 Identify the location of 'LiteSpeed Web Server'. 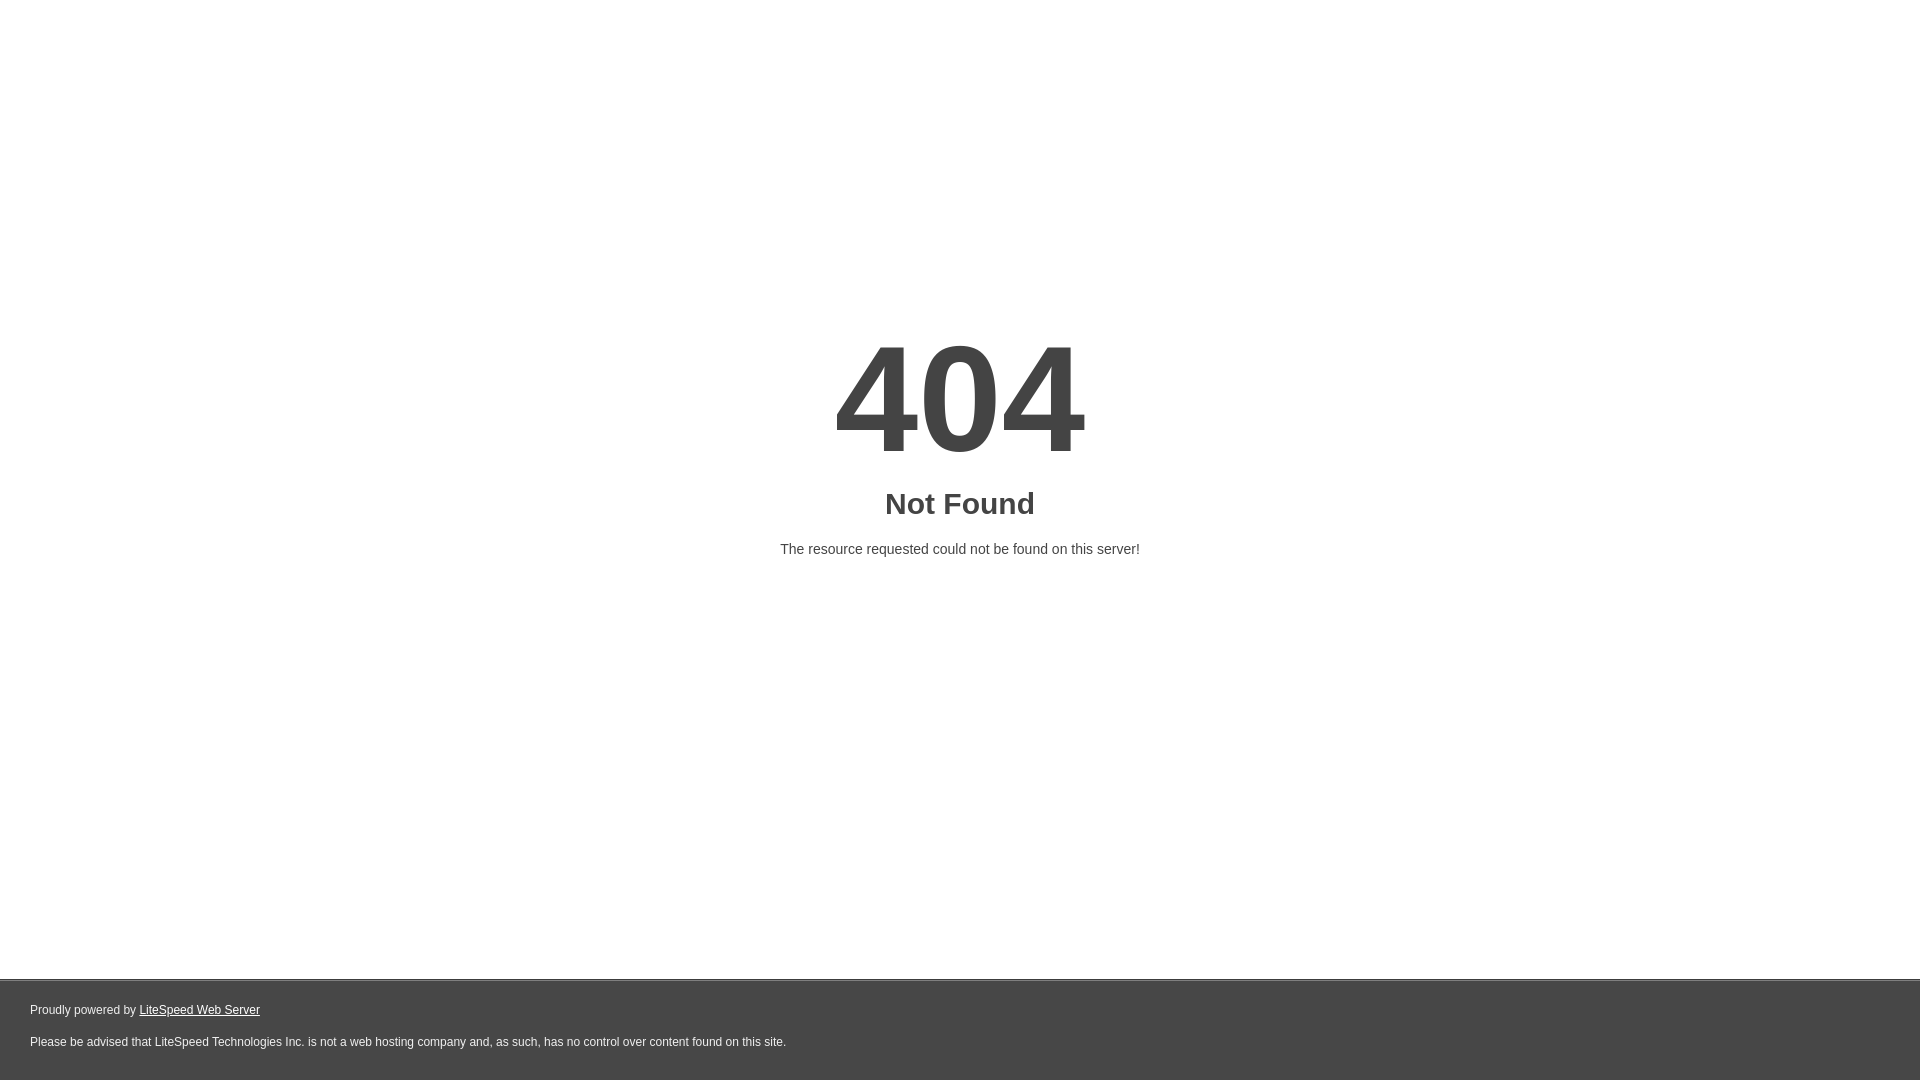
(199, 1010).